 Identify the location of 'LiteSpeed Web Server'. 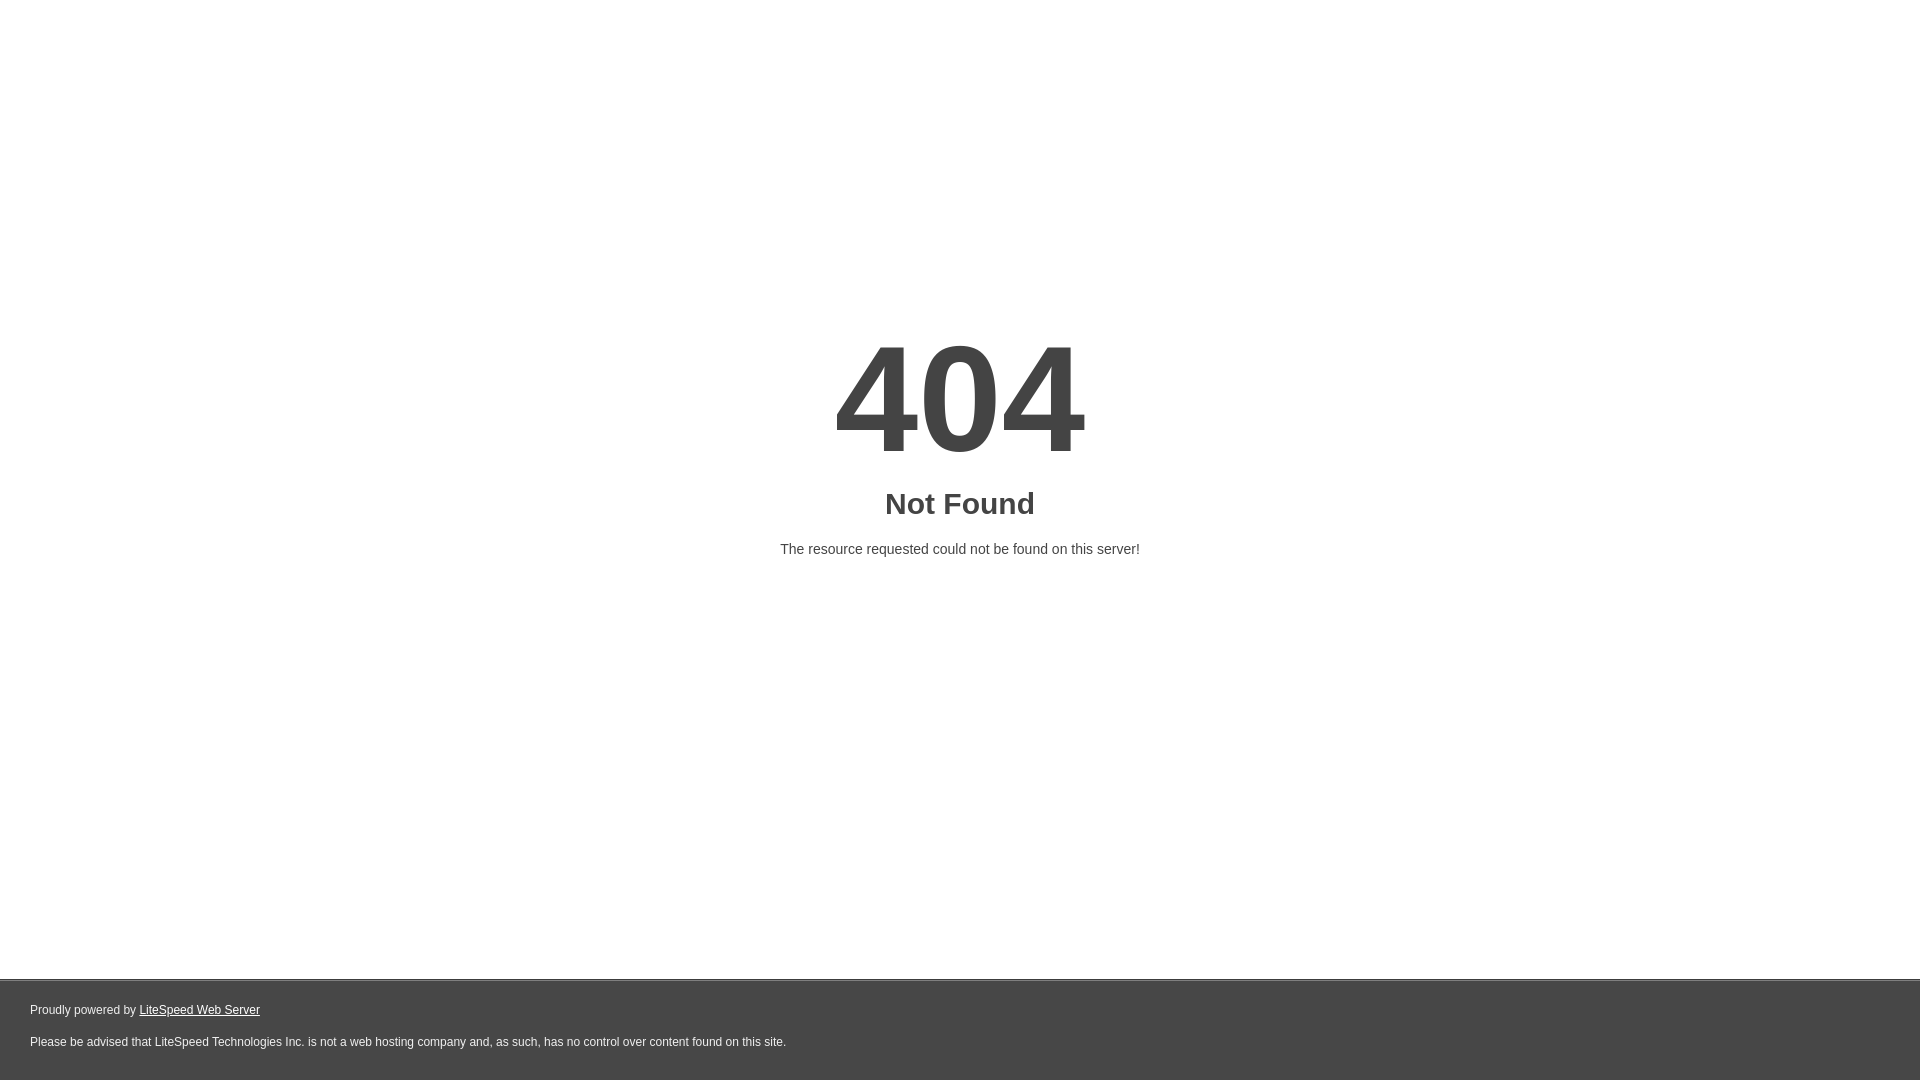
(199, 1010).